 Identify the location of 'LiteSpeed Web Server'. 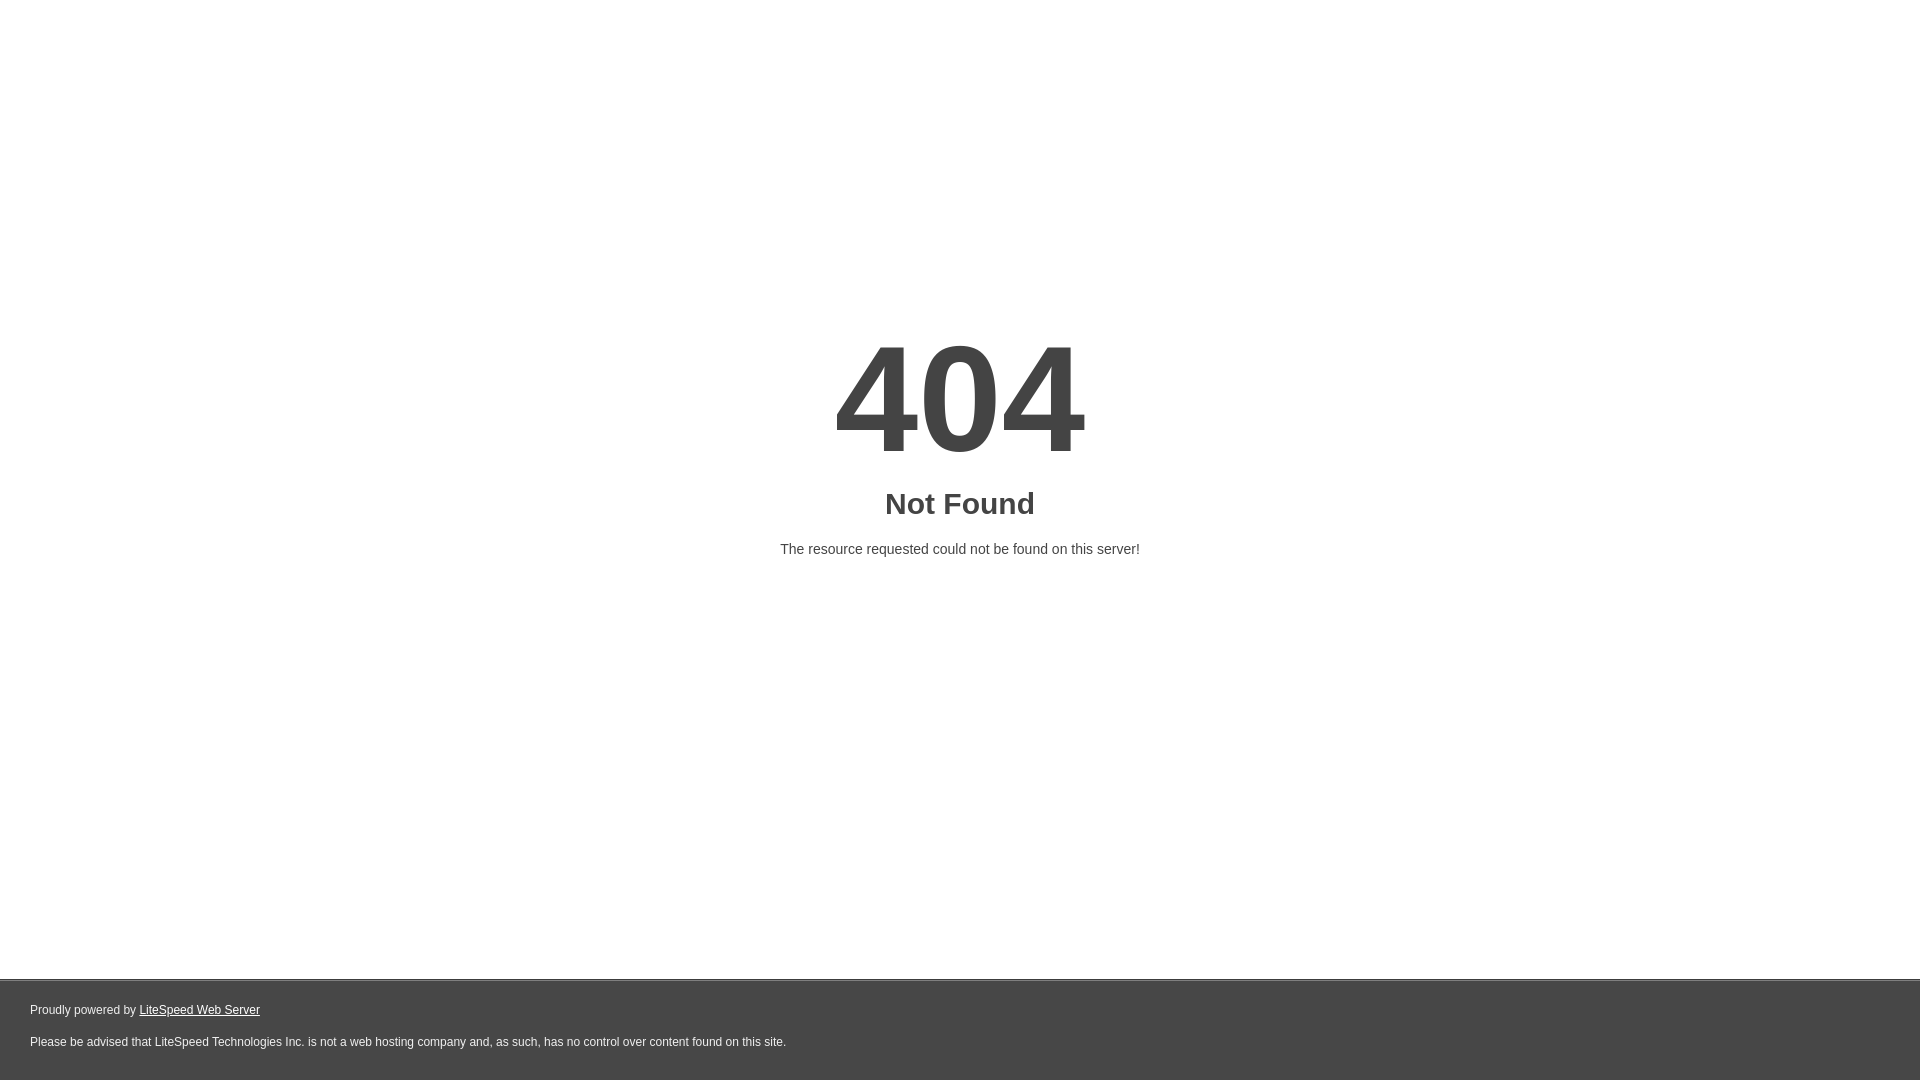
(199, 1010).